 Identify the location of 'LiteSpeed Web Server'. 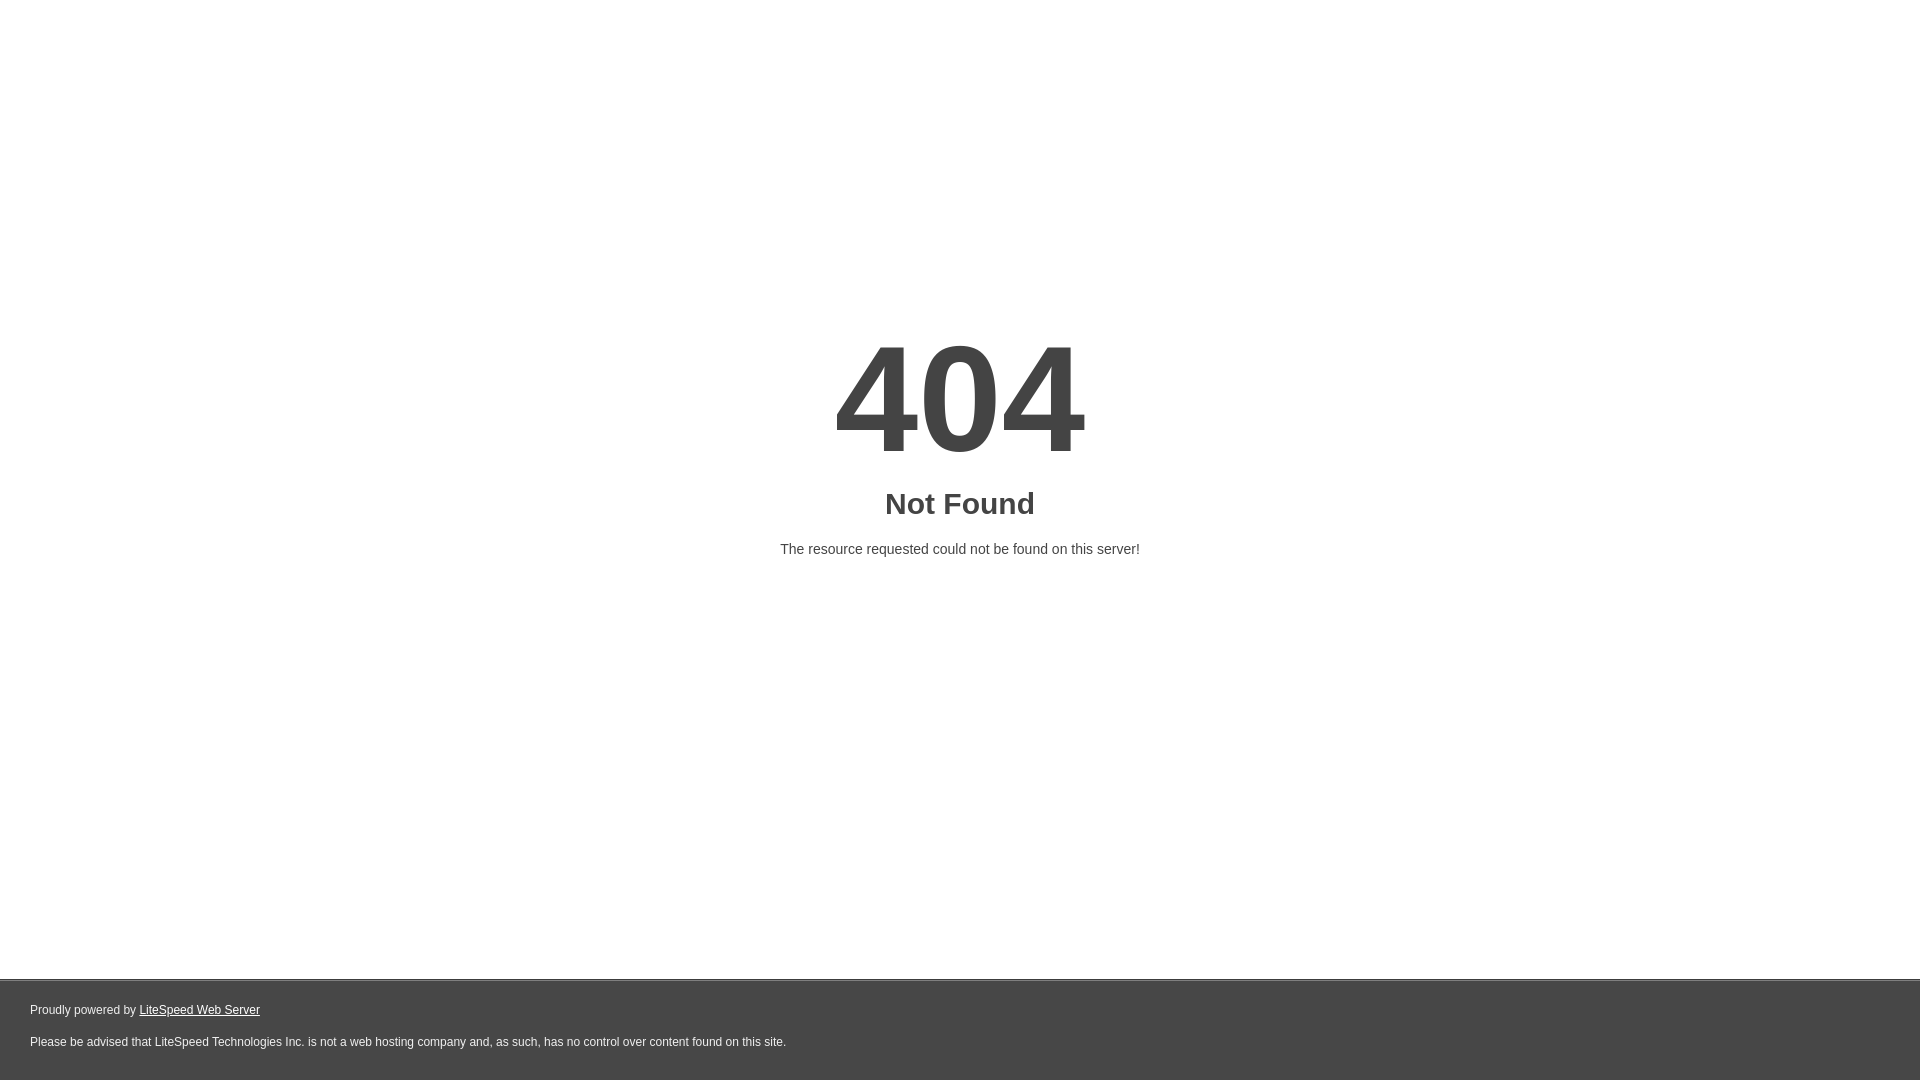
(199, 1010).